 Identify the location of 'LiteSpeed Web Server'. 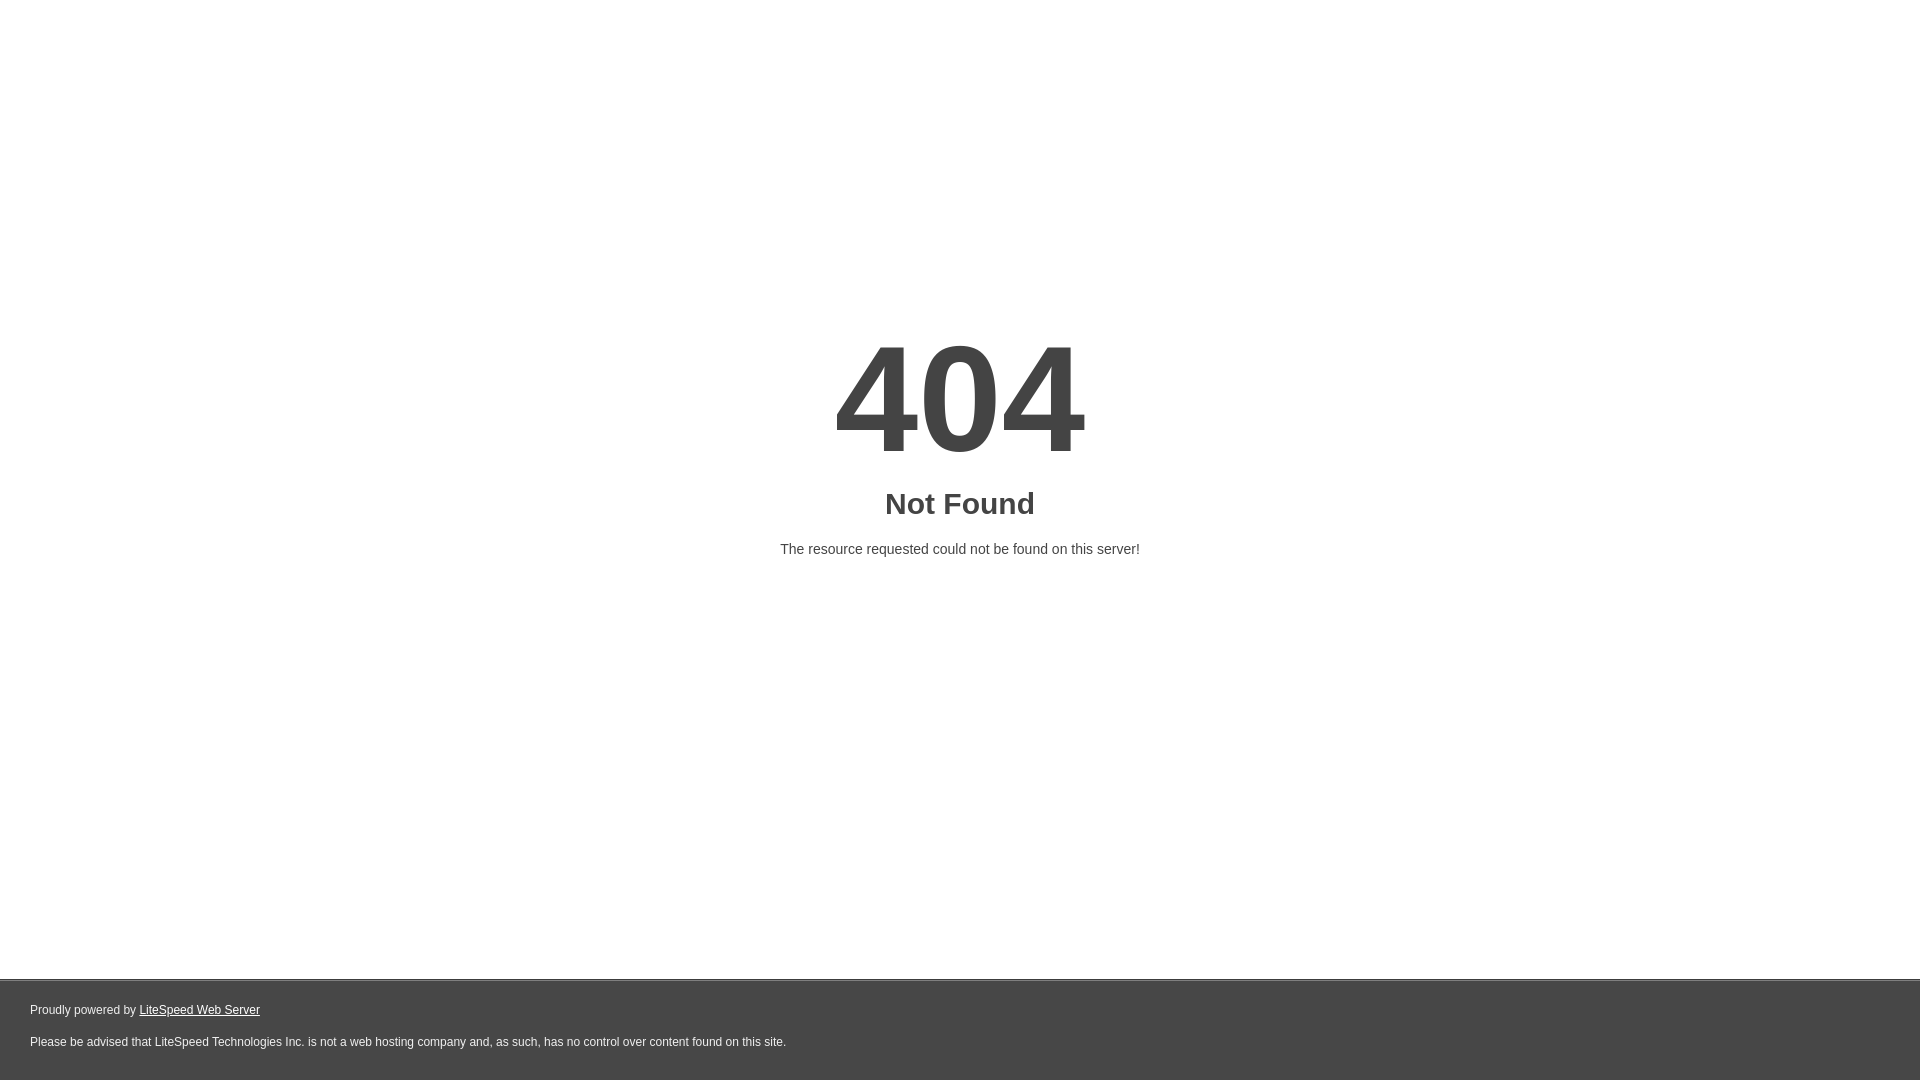
(199, 1010).